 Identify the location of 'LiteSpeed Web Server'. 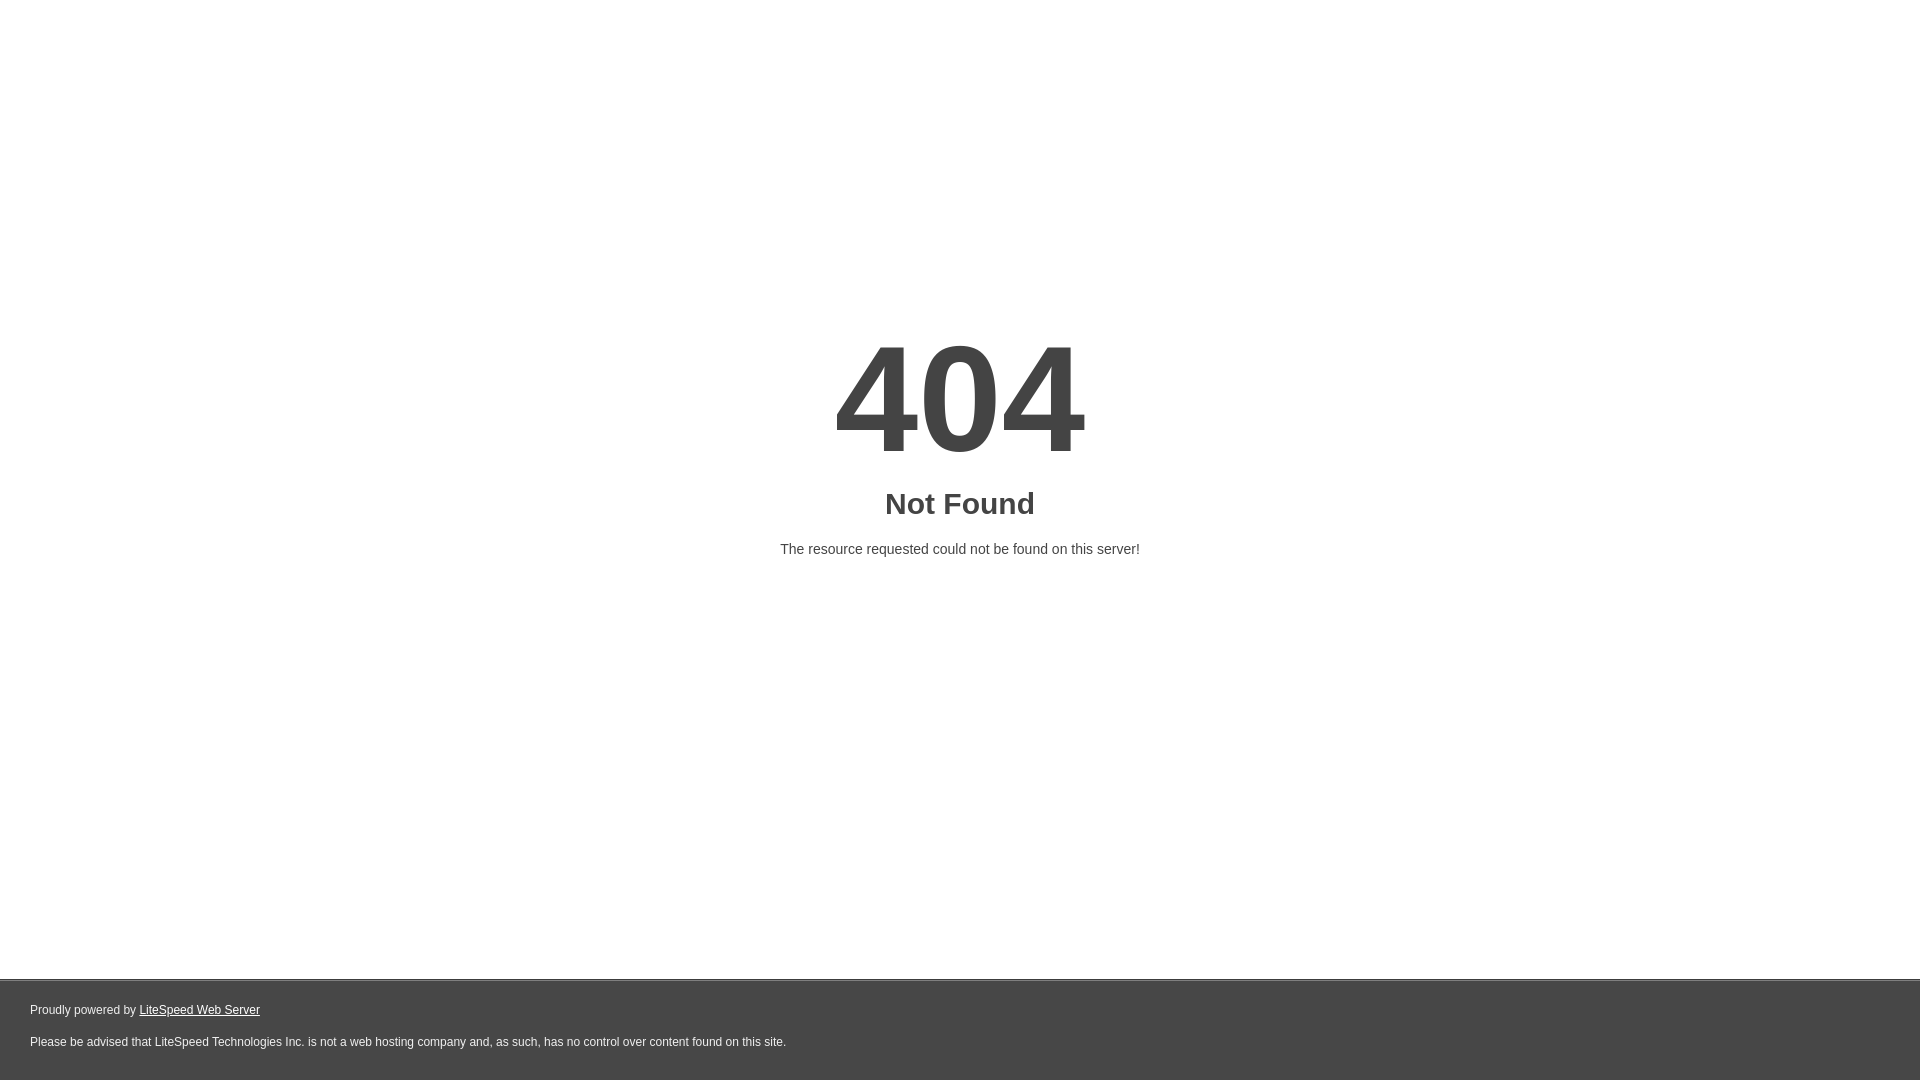
(199, 1010).